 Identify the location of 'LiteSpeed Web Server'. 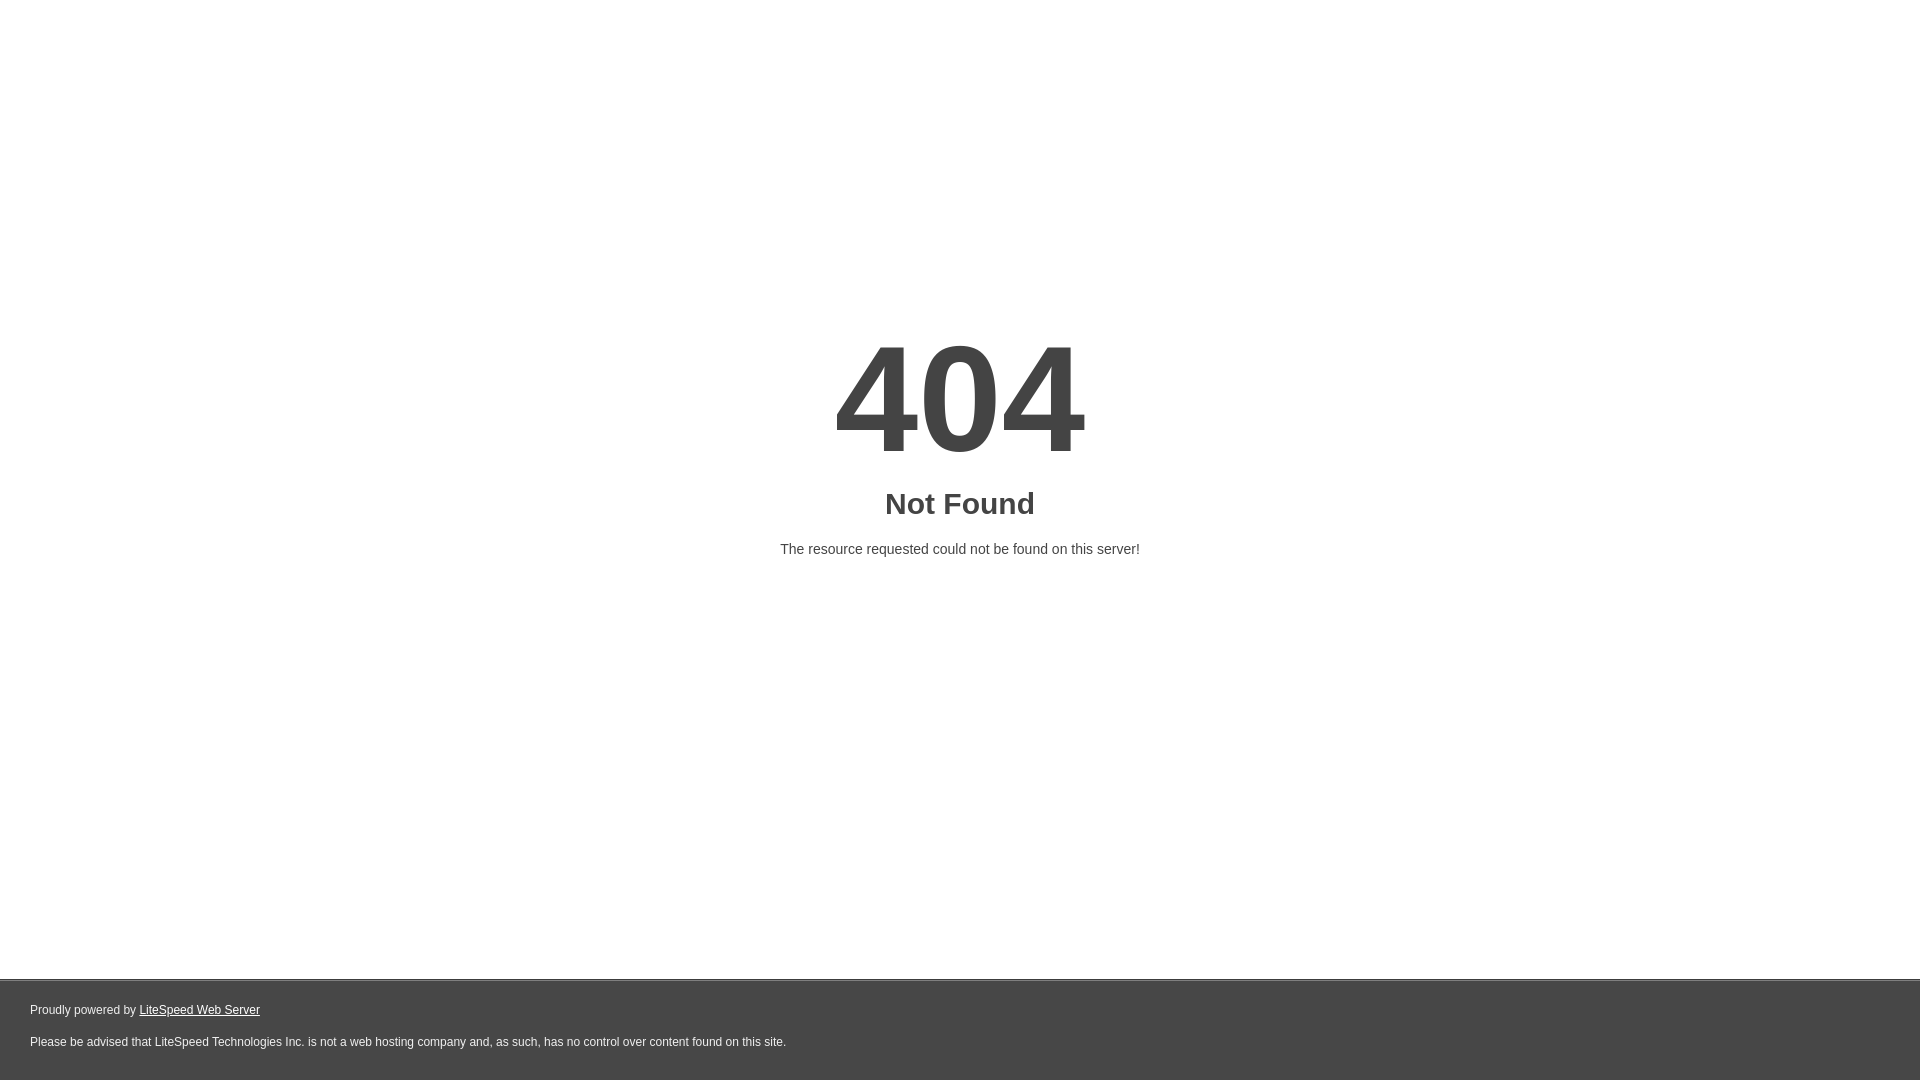
(199, 1010).